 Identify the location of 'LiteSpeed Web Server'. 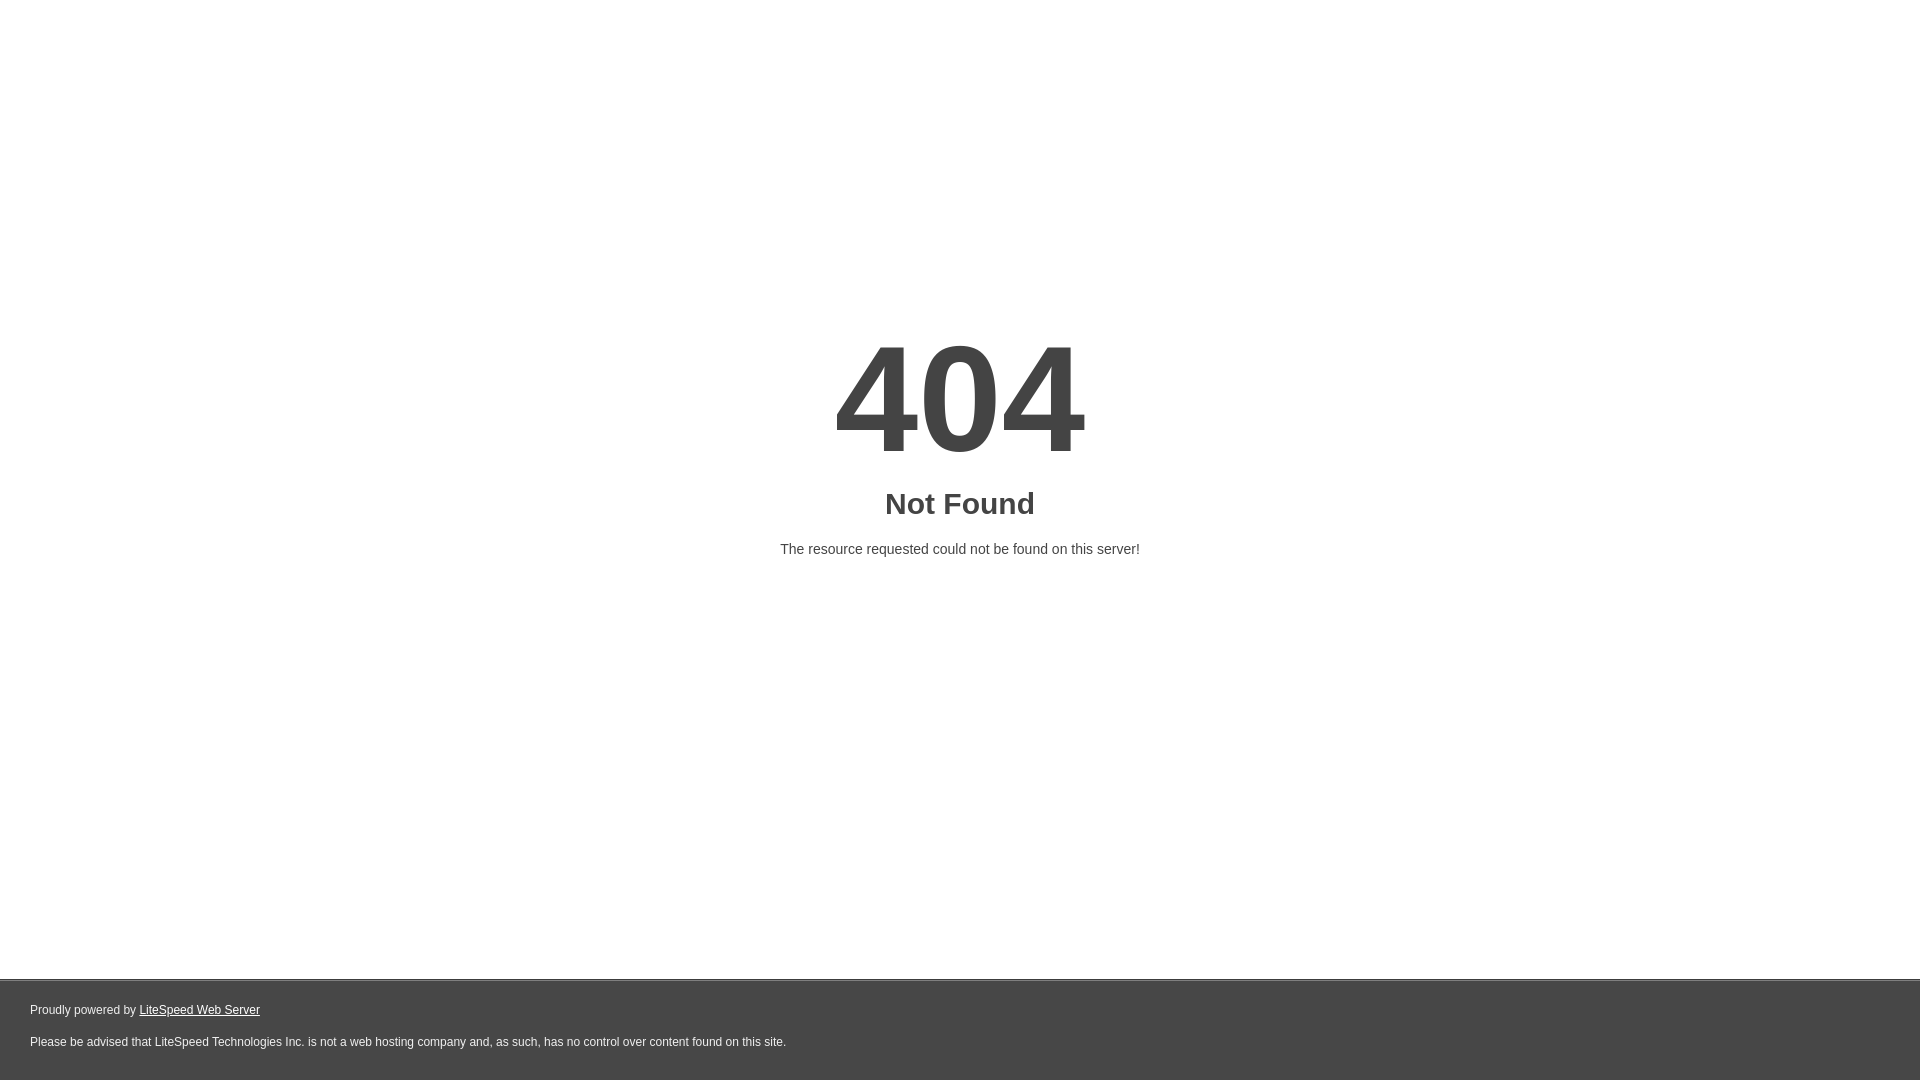
(199, 1010).